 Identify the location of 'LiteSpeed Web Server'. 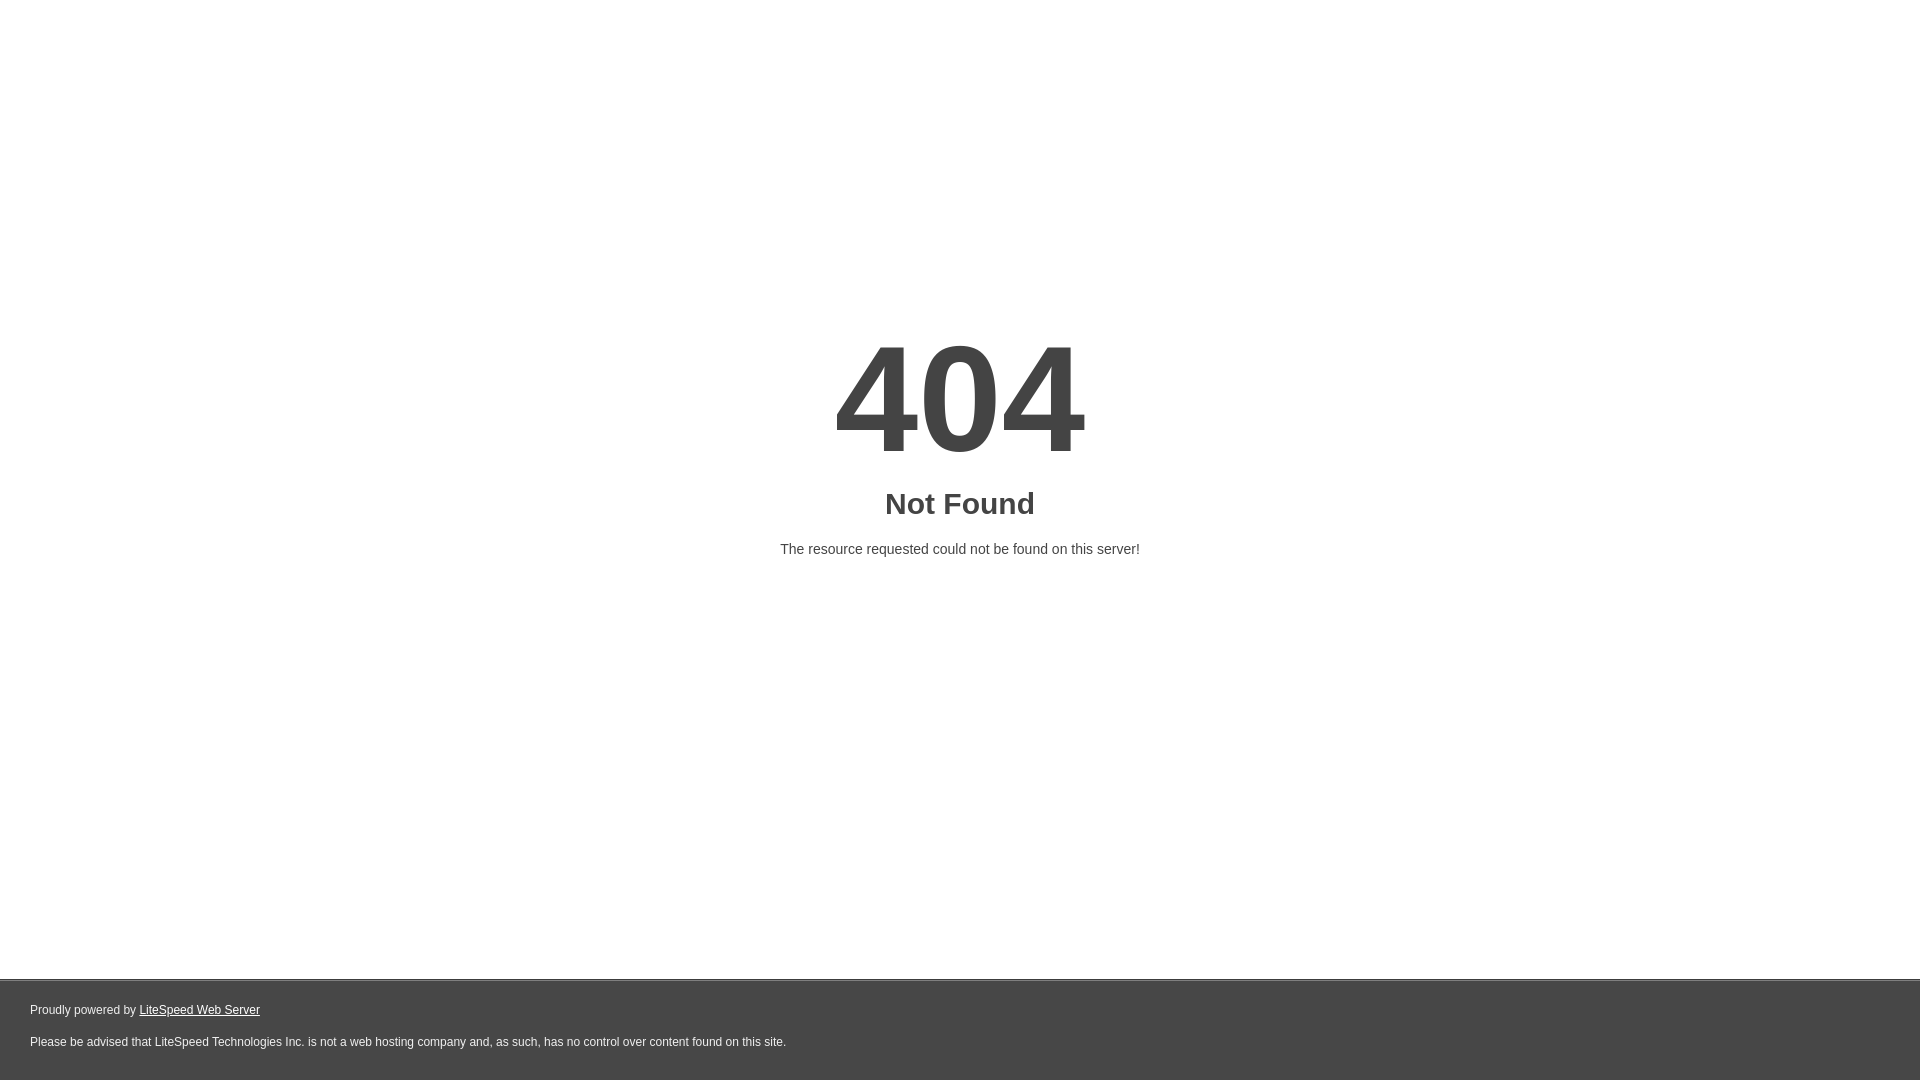
(199, 1010).